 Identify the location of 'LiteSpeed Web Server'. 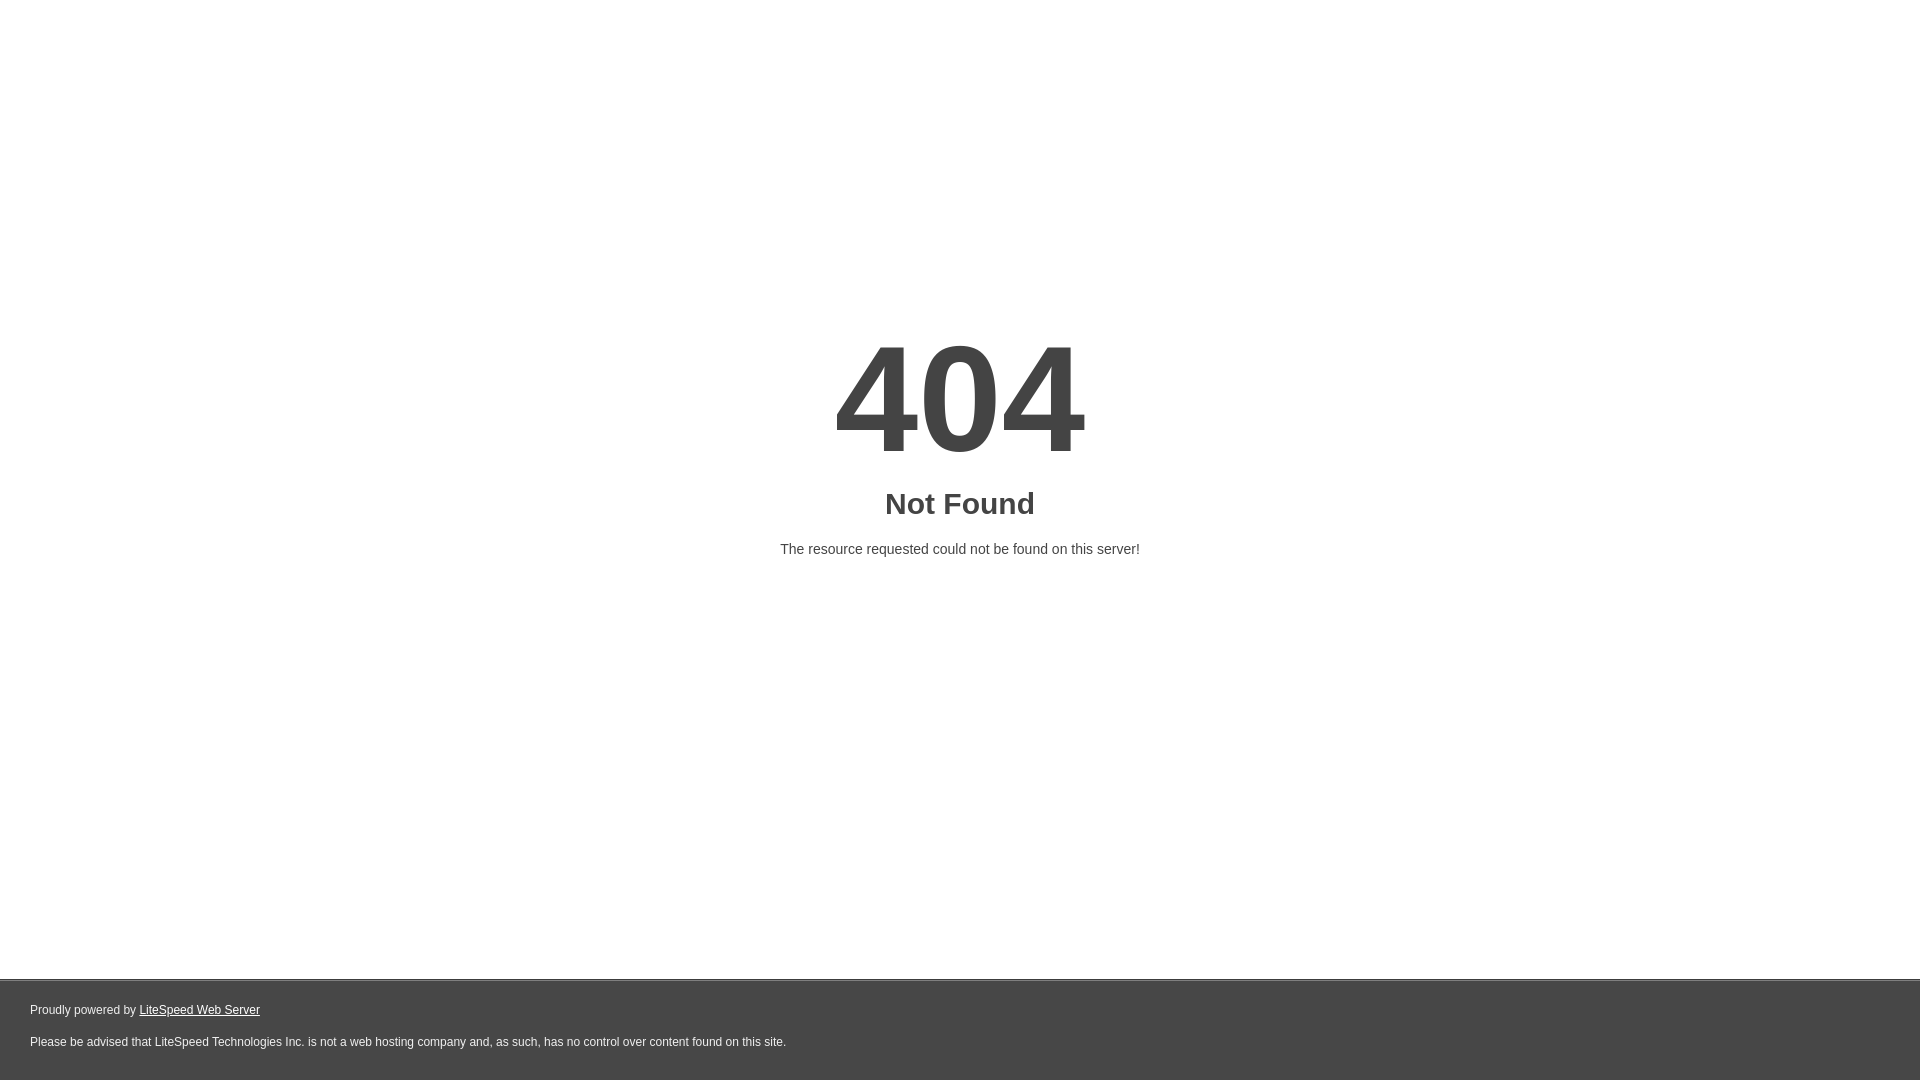
(199, 1010).